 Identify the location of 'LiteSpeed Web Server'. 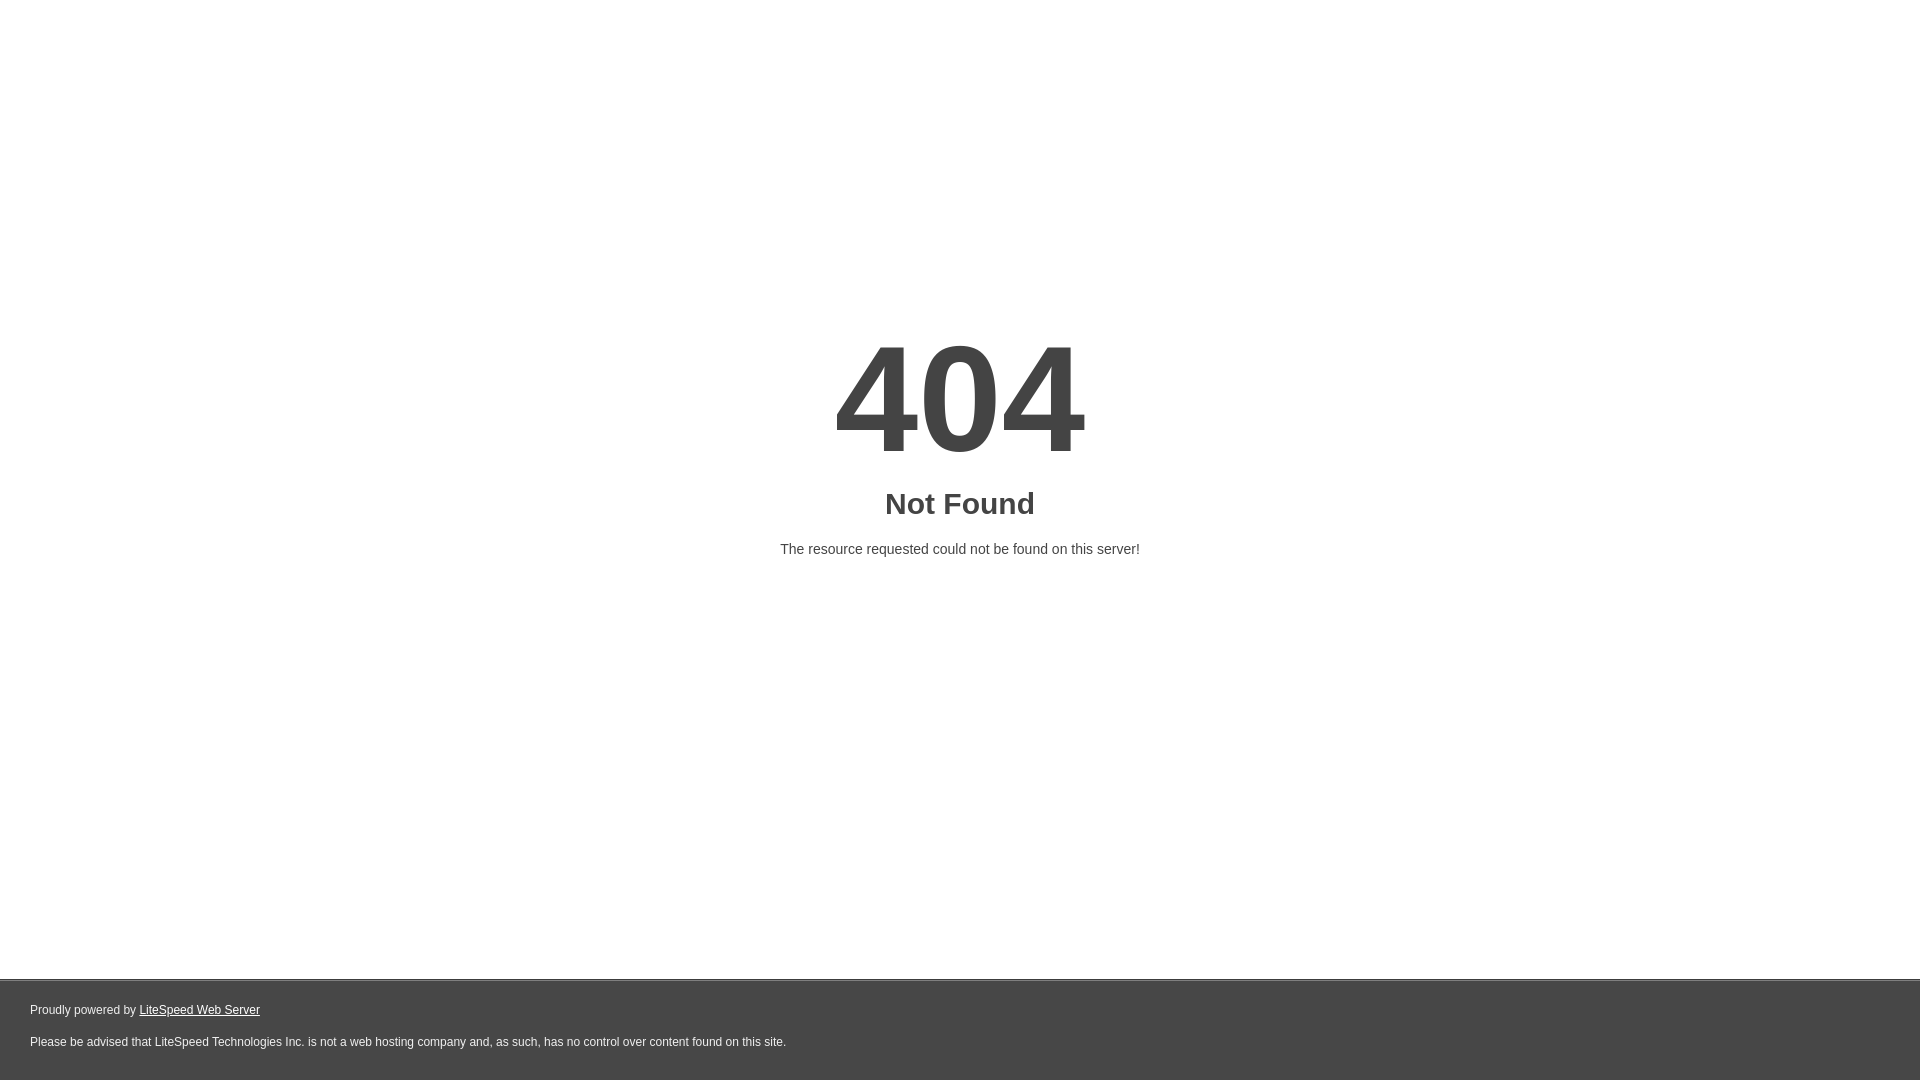
(199, 1010).